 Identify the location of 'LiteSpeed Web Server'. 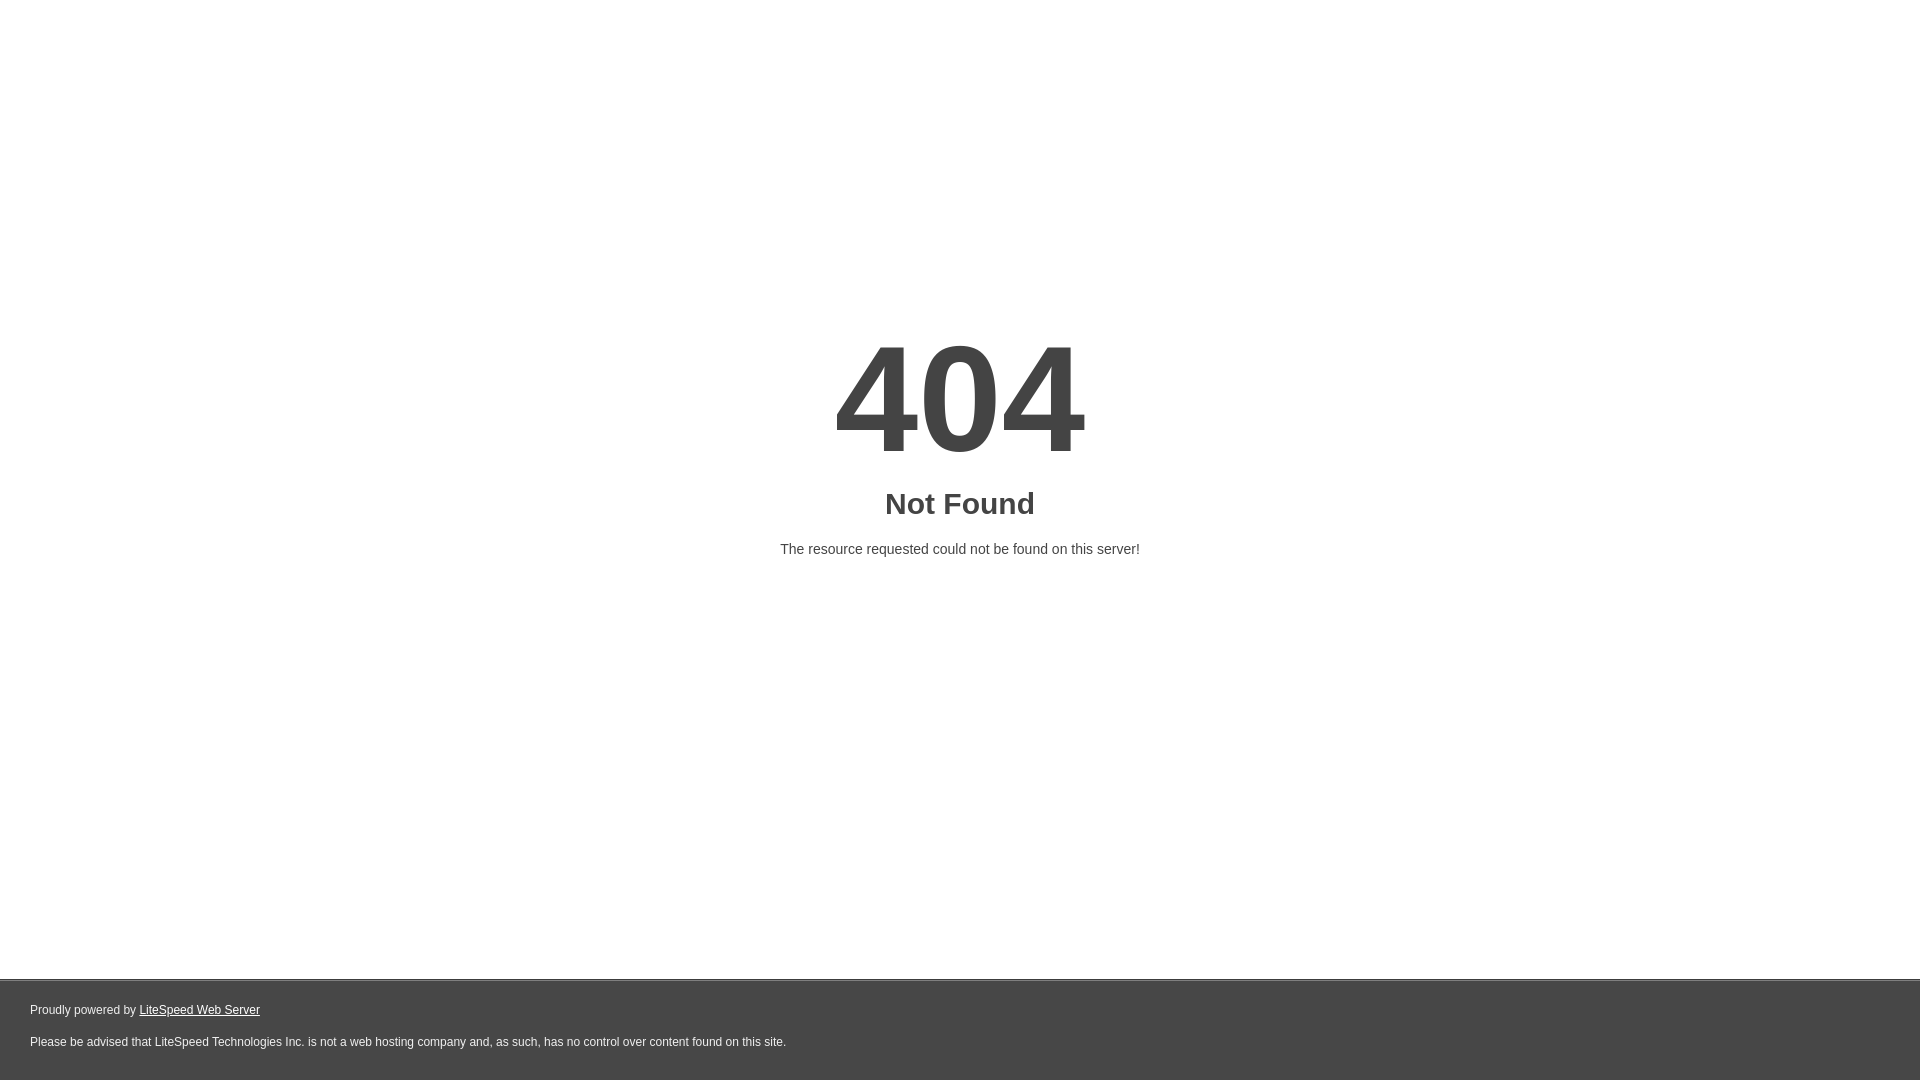
(199, 1010).